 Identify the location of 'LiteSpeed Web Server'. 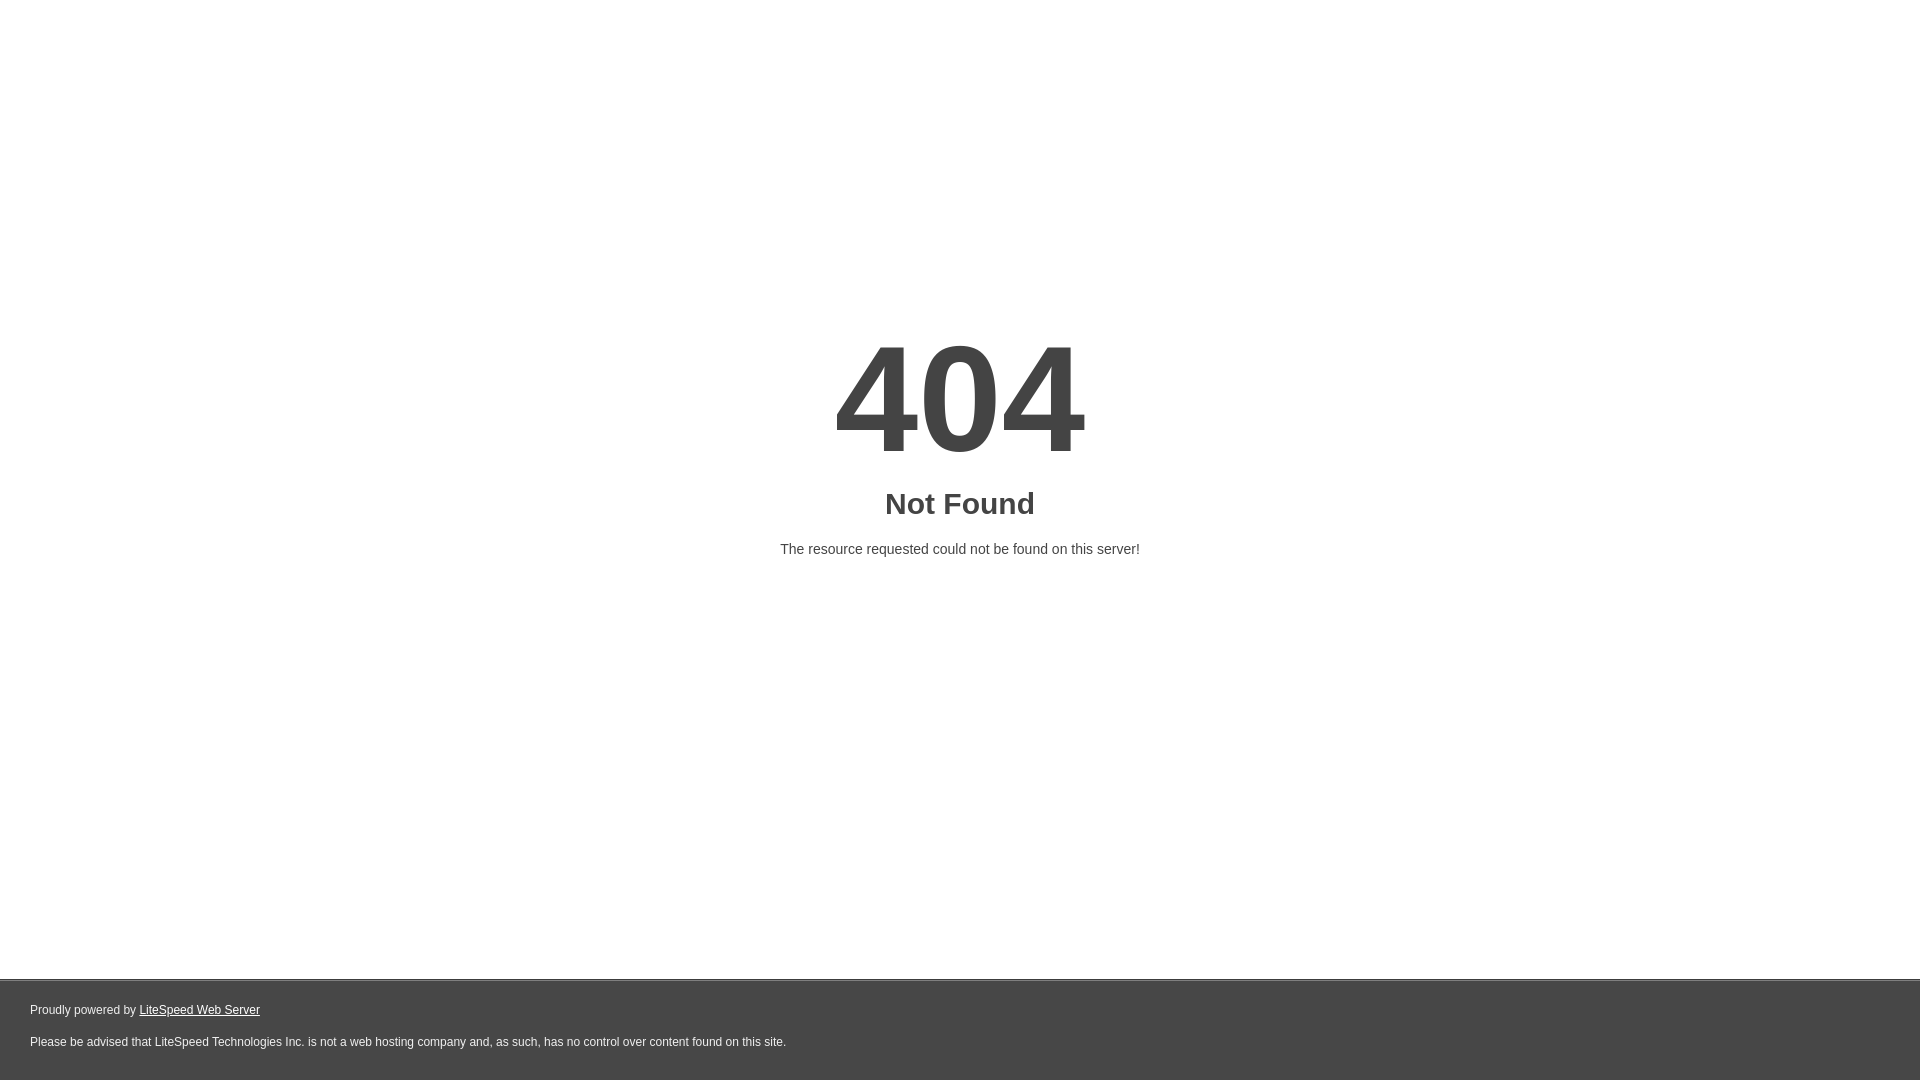
(199, 1010).